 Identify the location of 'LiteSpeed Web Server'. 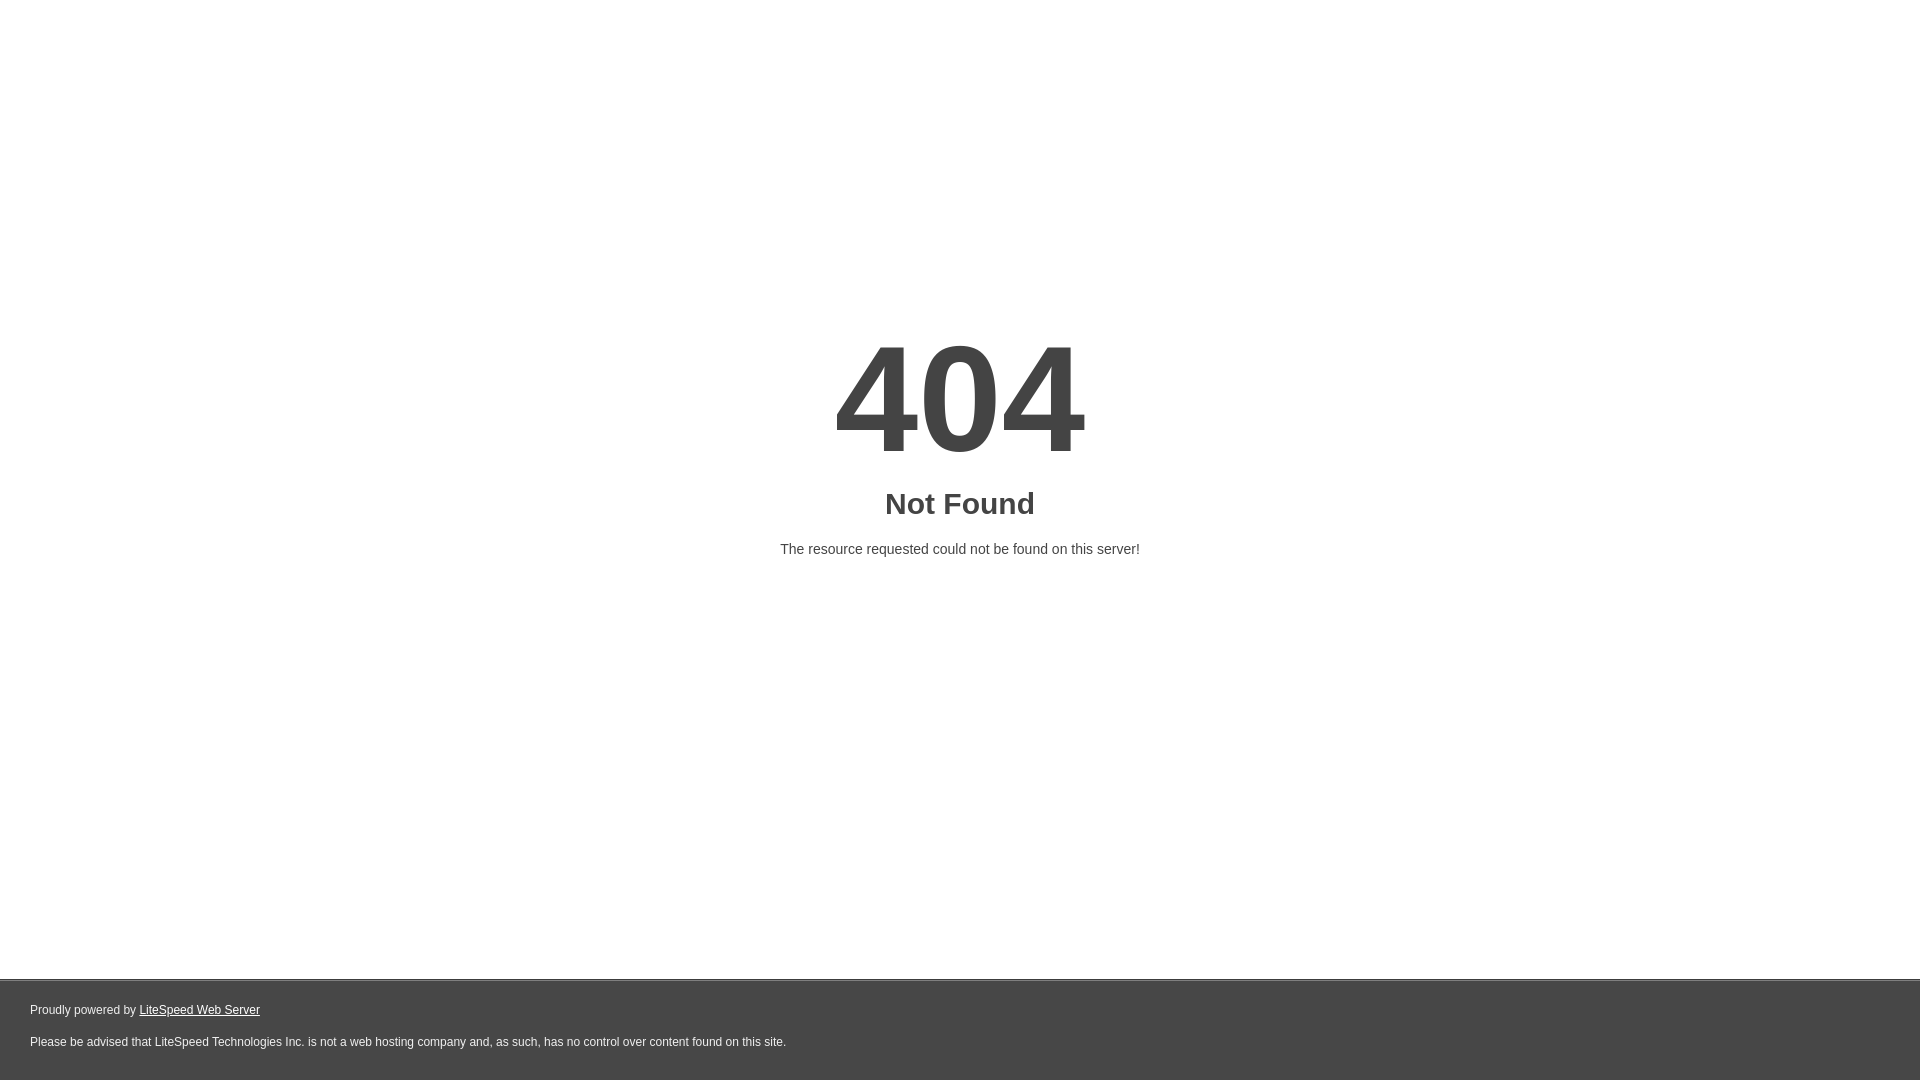
(199, 1010).